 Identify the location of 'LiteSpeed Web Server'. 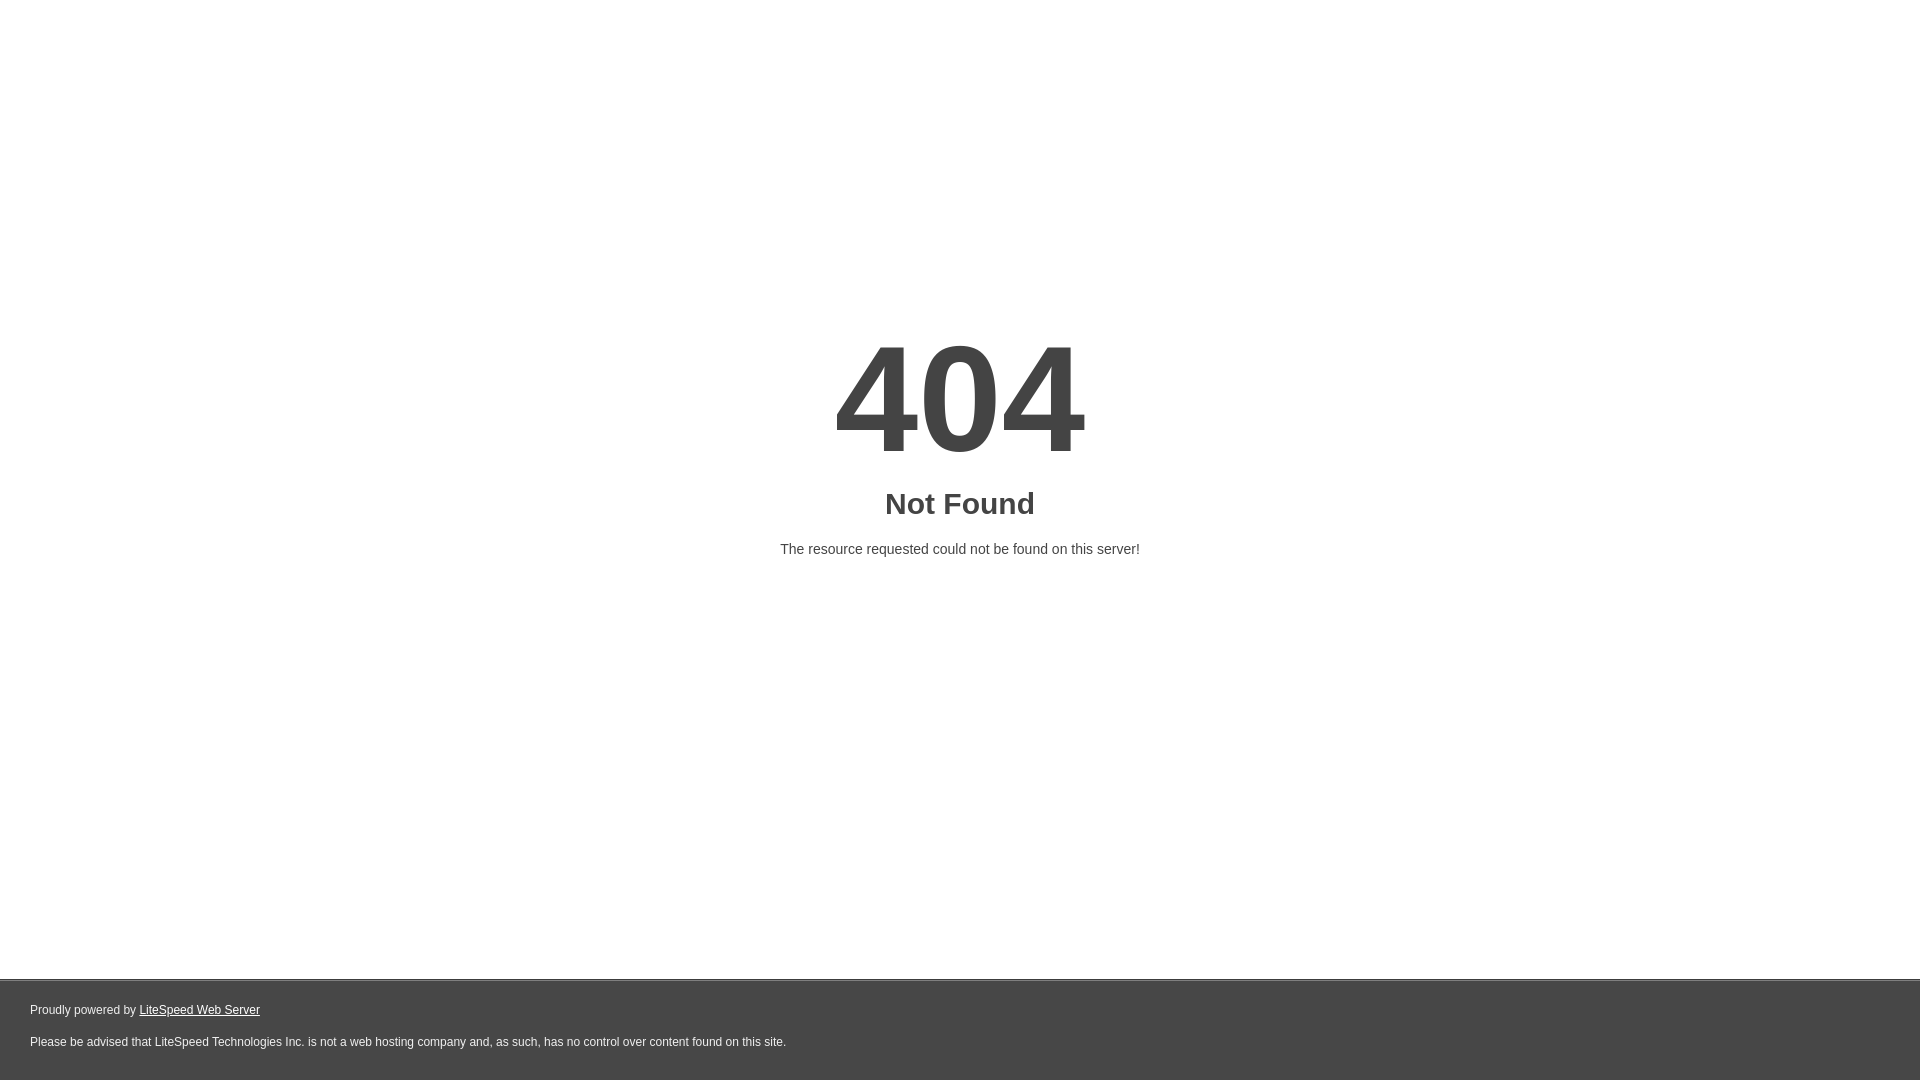
(199, 1010).